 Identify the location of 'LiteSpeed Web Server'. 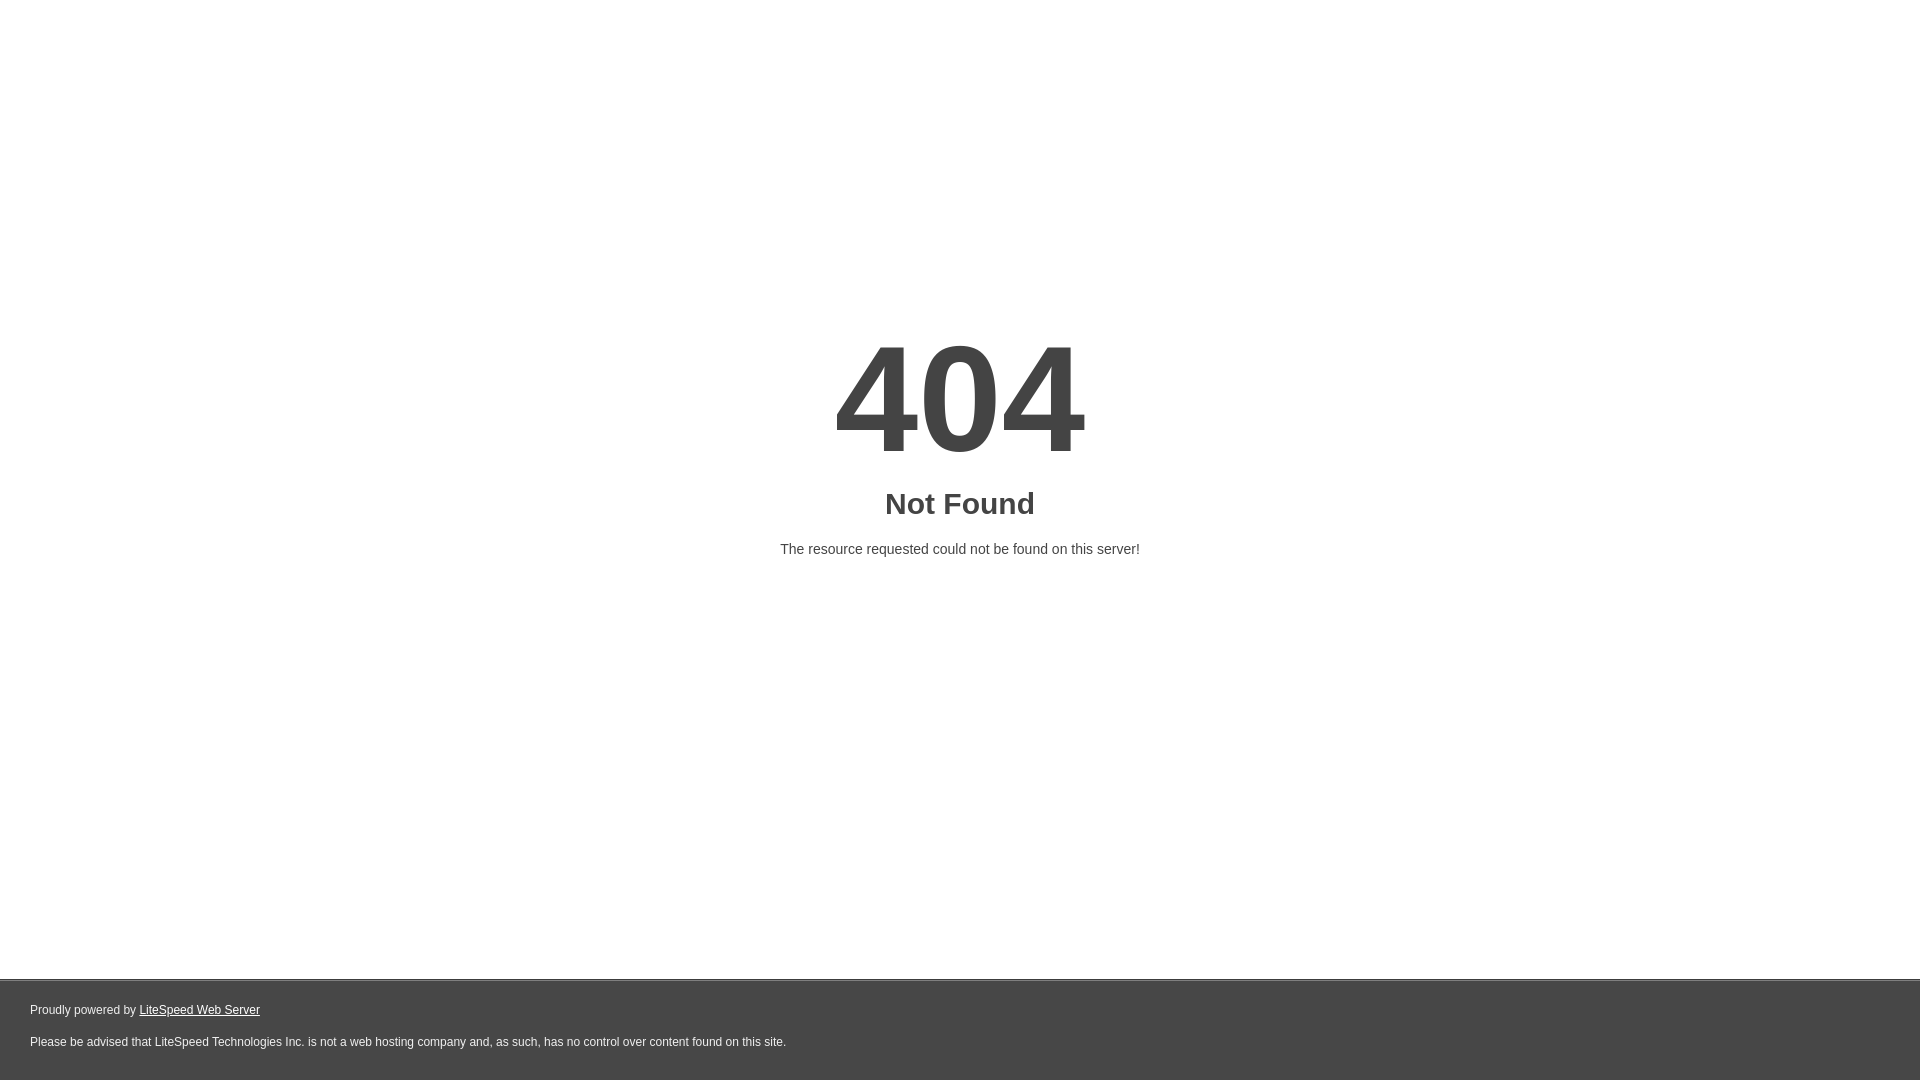
(199, 1010).